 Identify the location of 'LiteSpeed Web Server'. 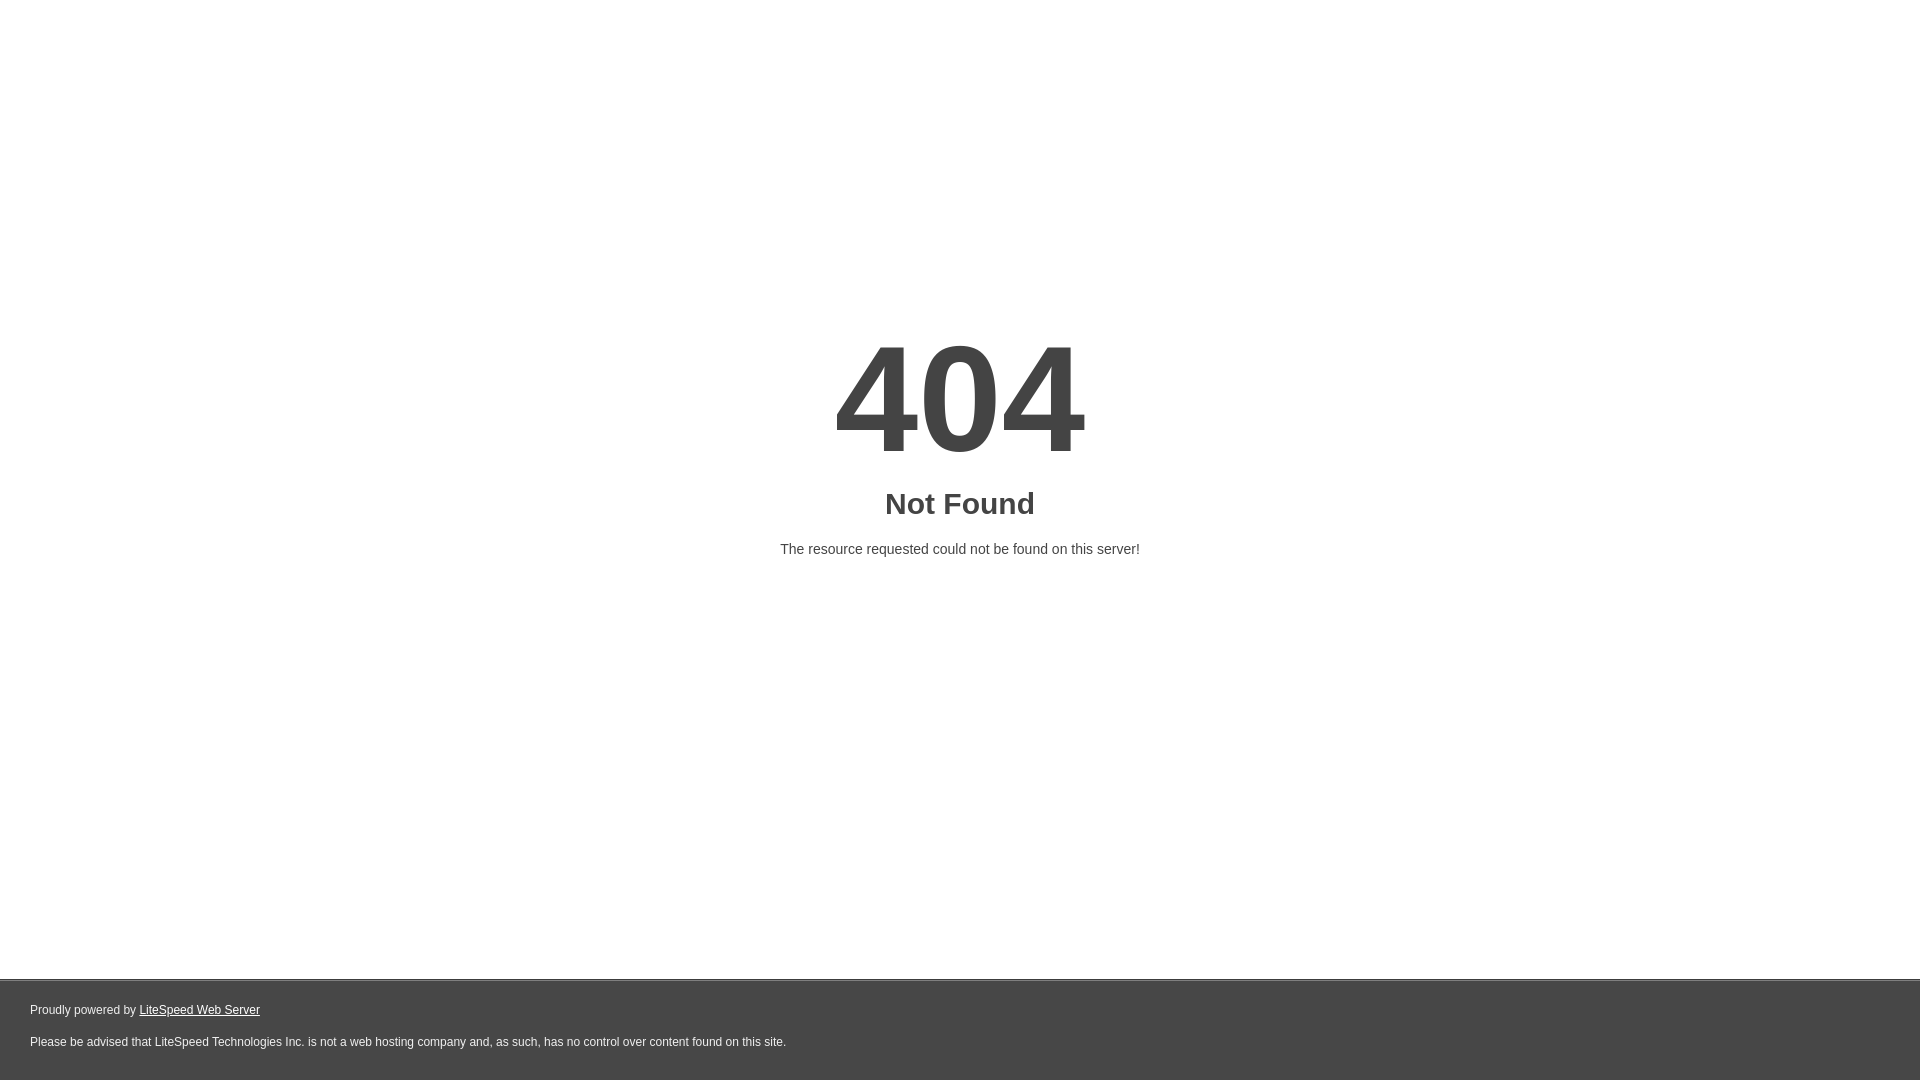
(199, 1010).